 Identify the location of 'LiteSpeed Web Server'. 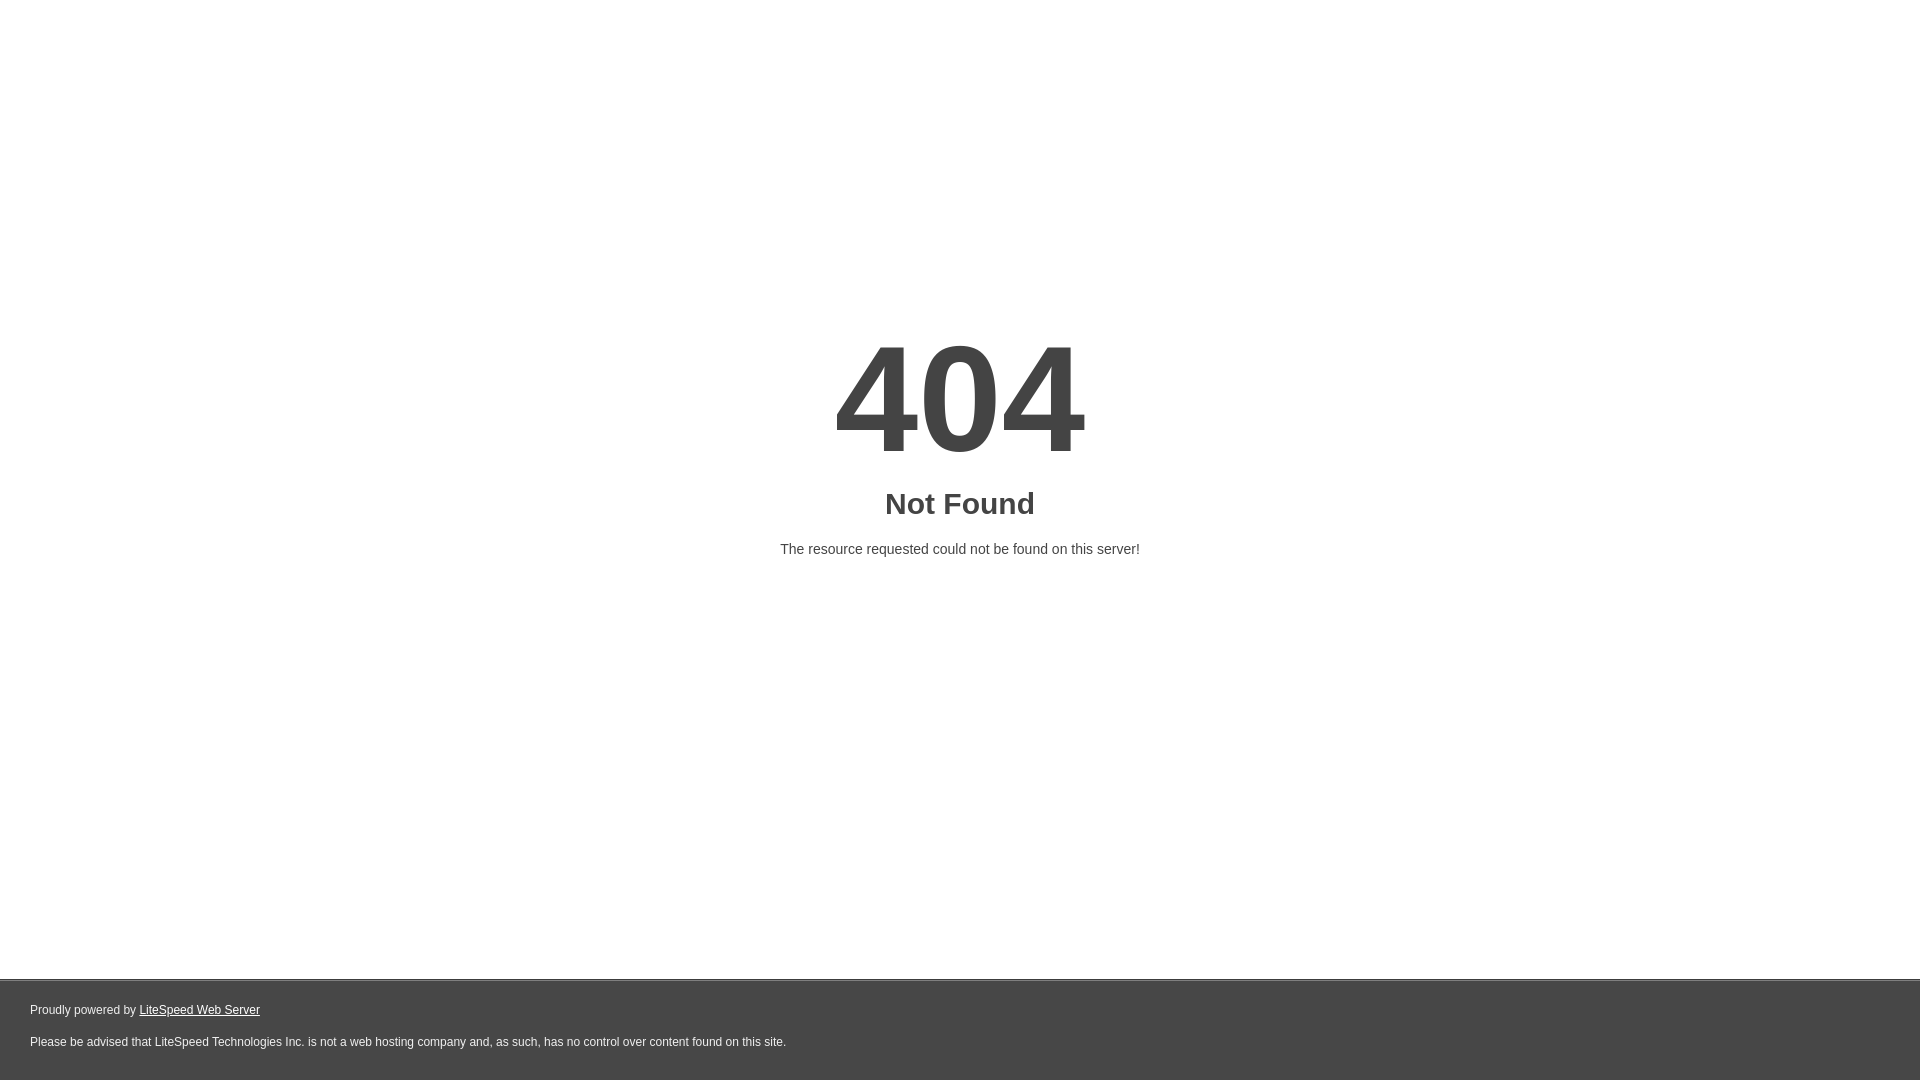
(199, 1010).